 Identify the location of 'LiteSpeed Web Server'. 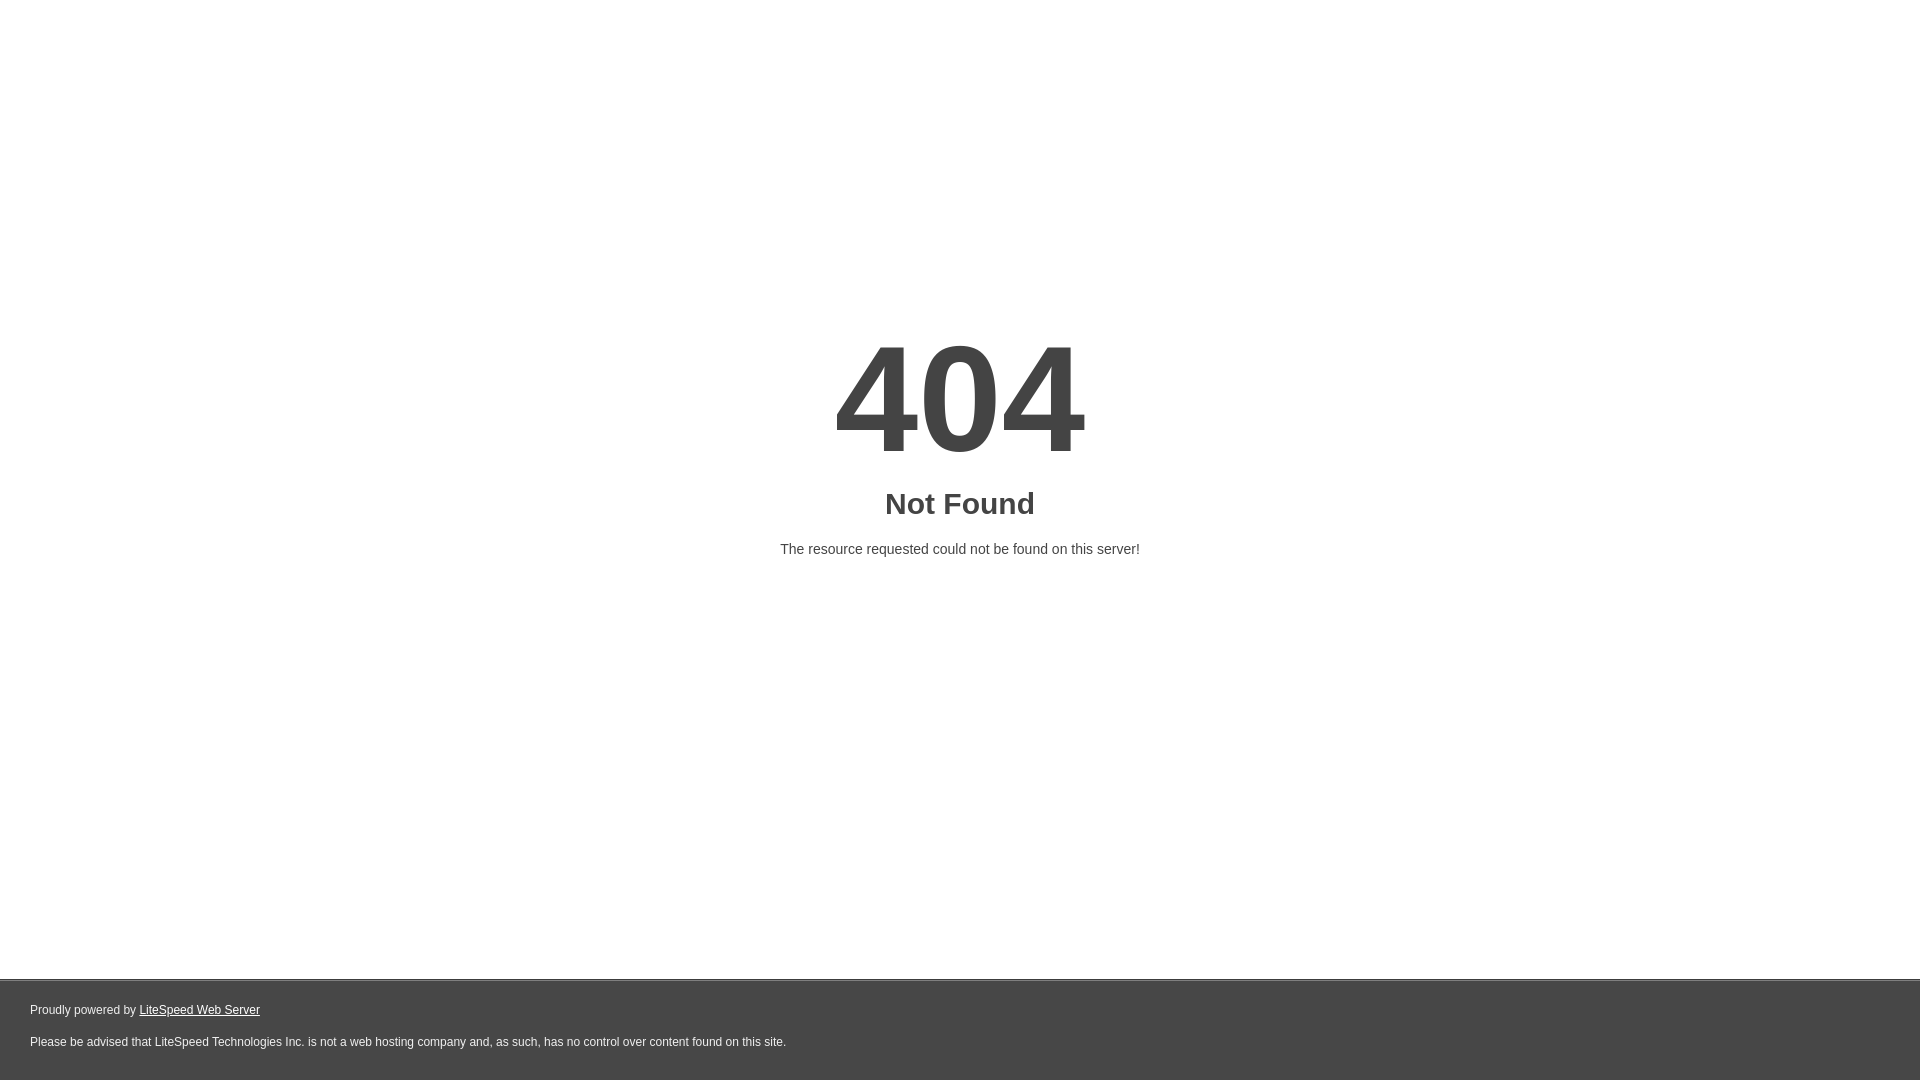
(199, 1010).